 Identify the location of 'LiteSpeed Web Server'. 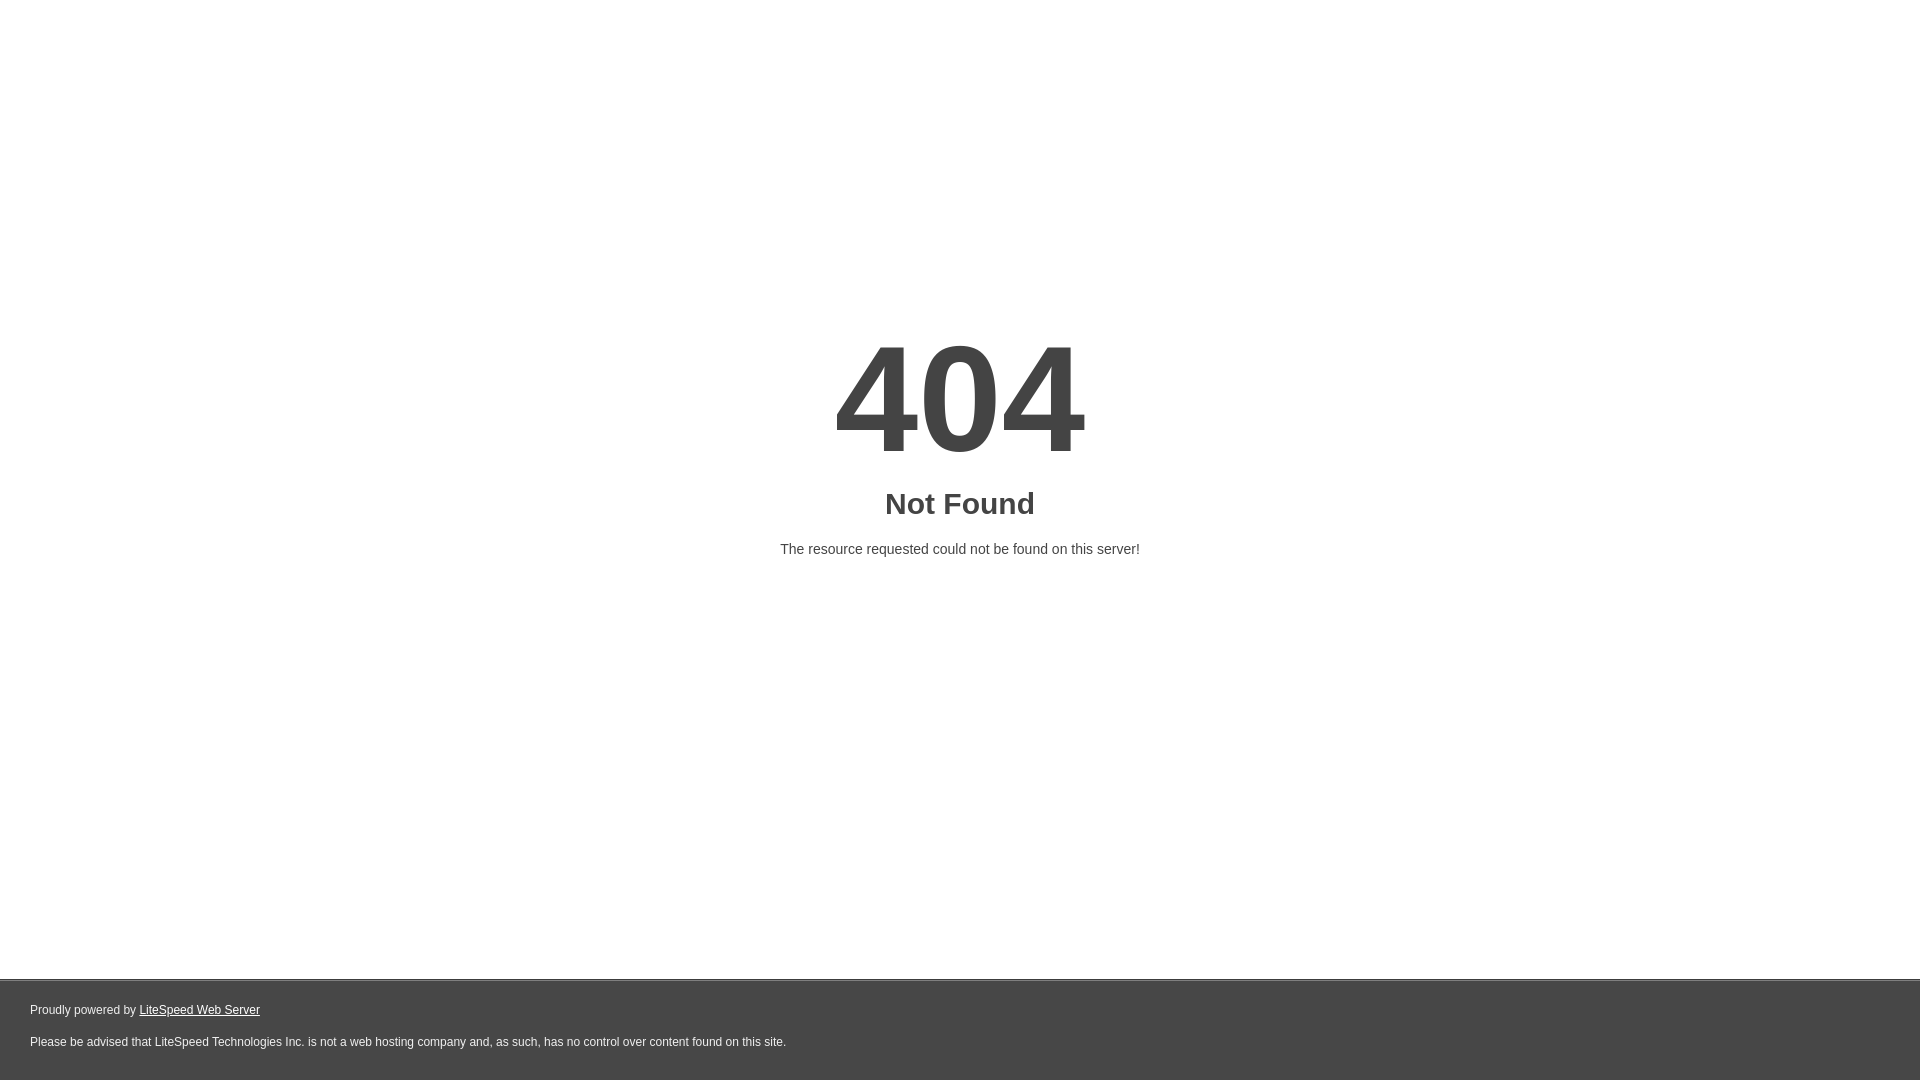
(199, 1010).